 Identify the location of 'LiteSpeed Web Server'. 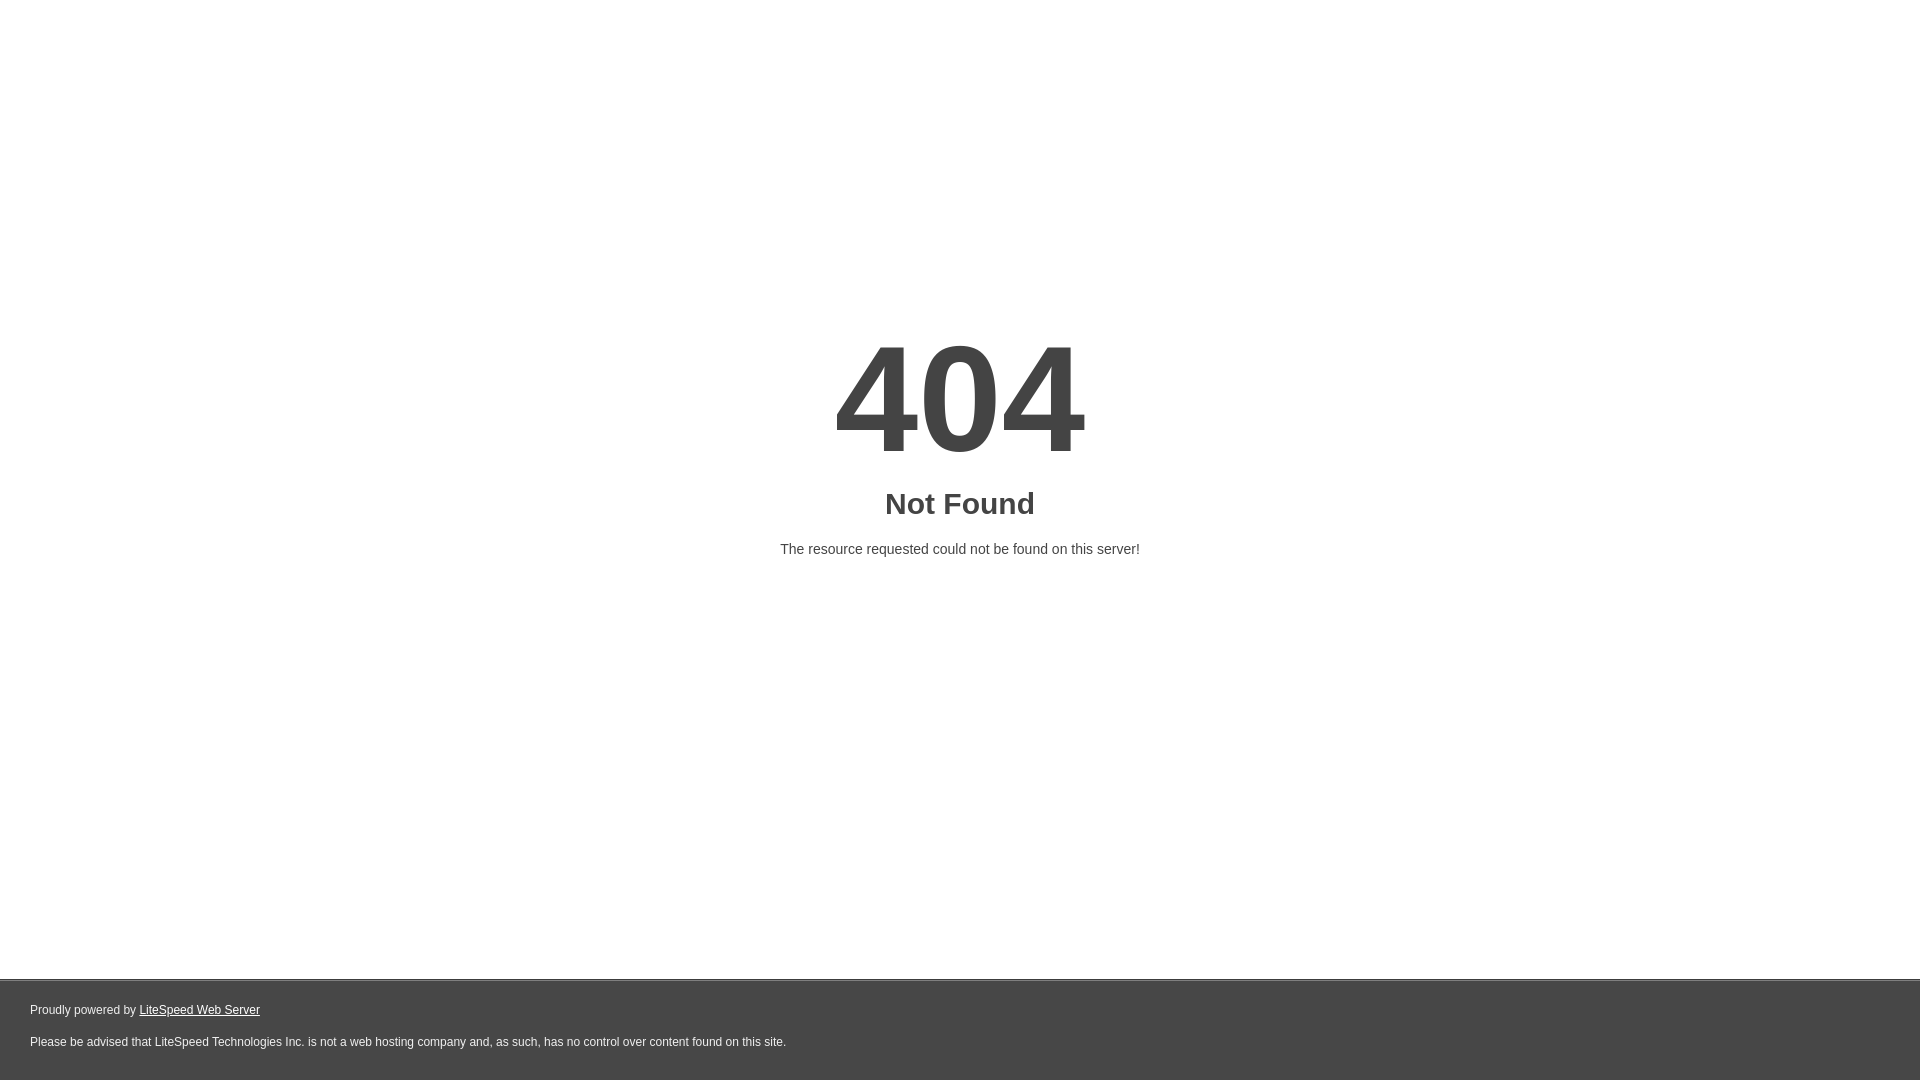
(199, 1010).